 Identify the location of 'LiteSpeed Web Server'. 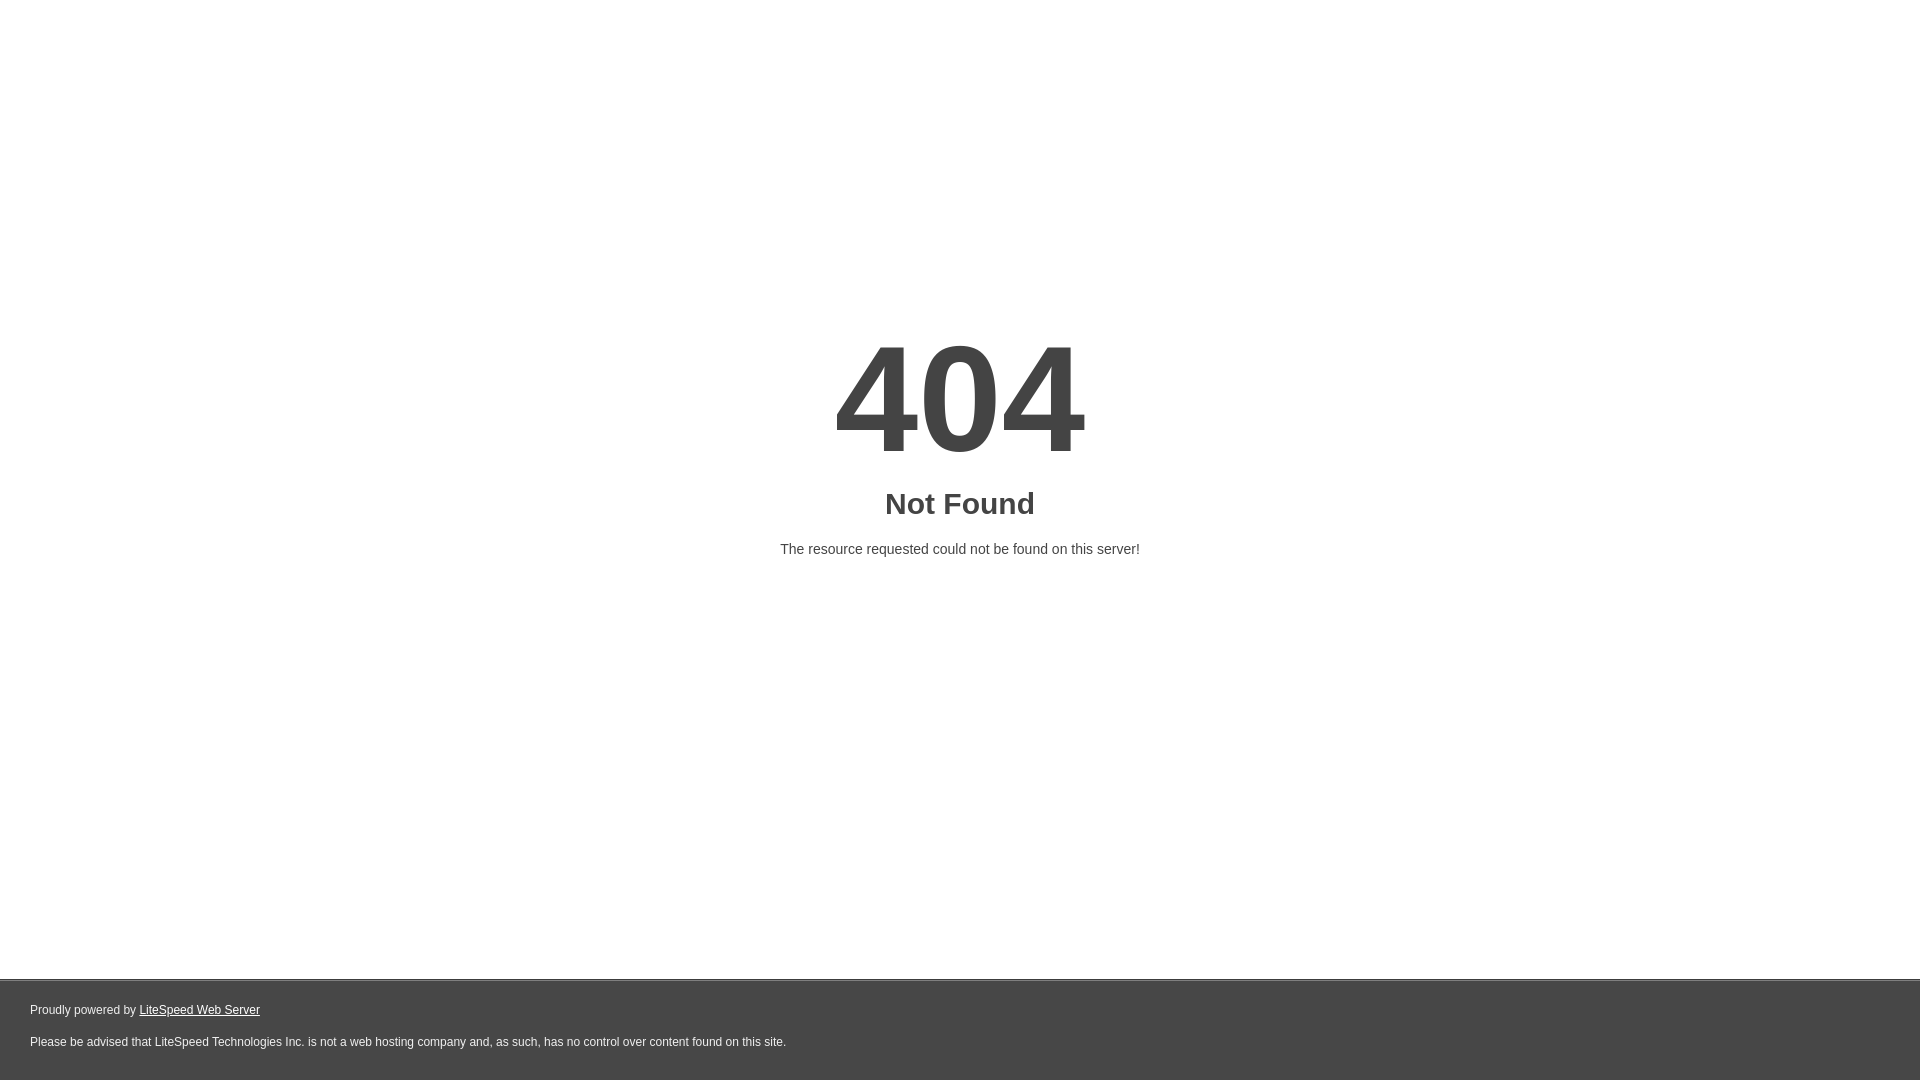
(199, 1010).